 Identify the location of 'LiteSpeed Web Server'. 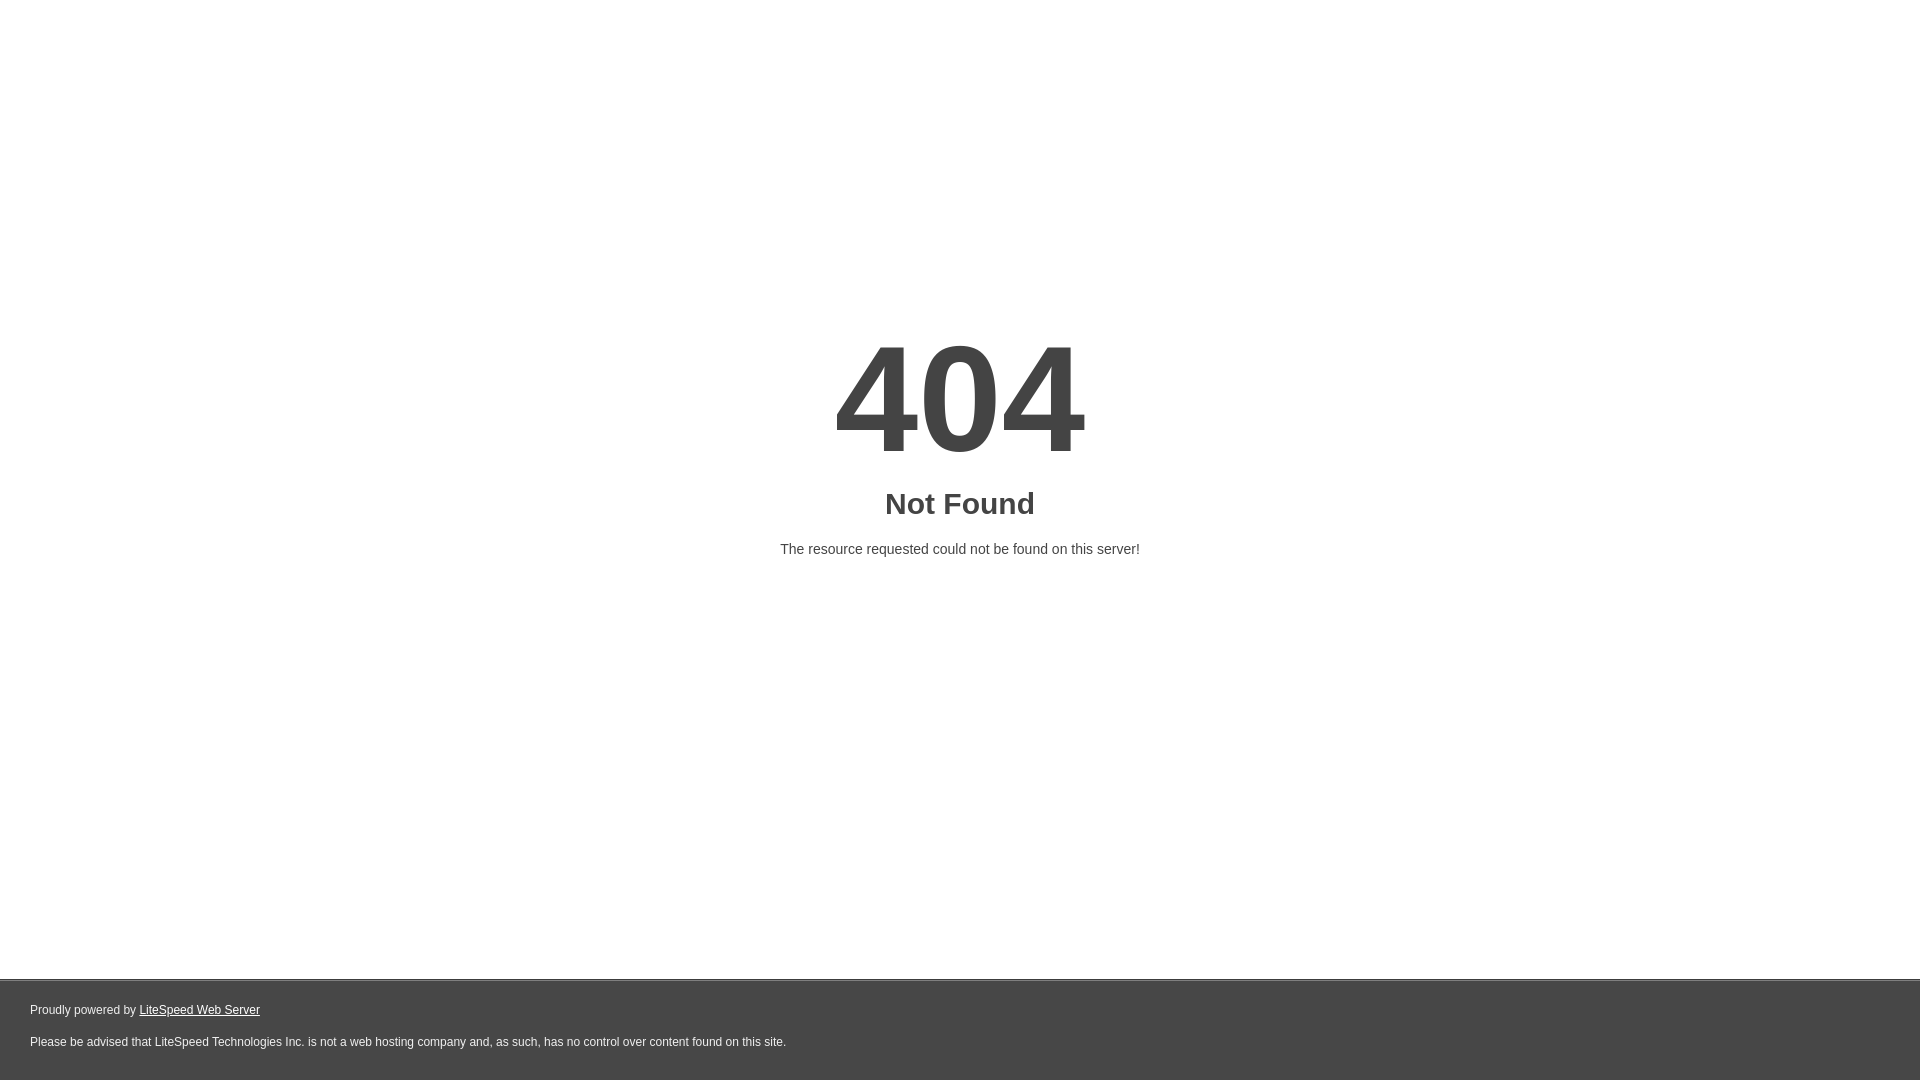
(199, 1010).